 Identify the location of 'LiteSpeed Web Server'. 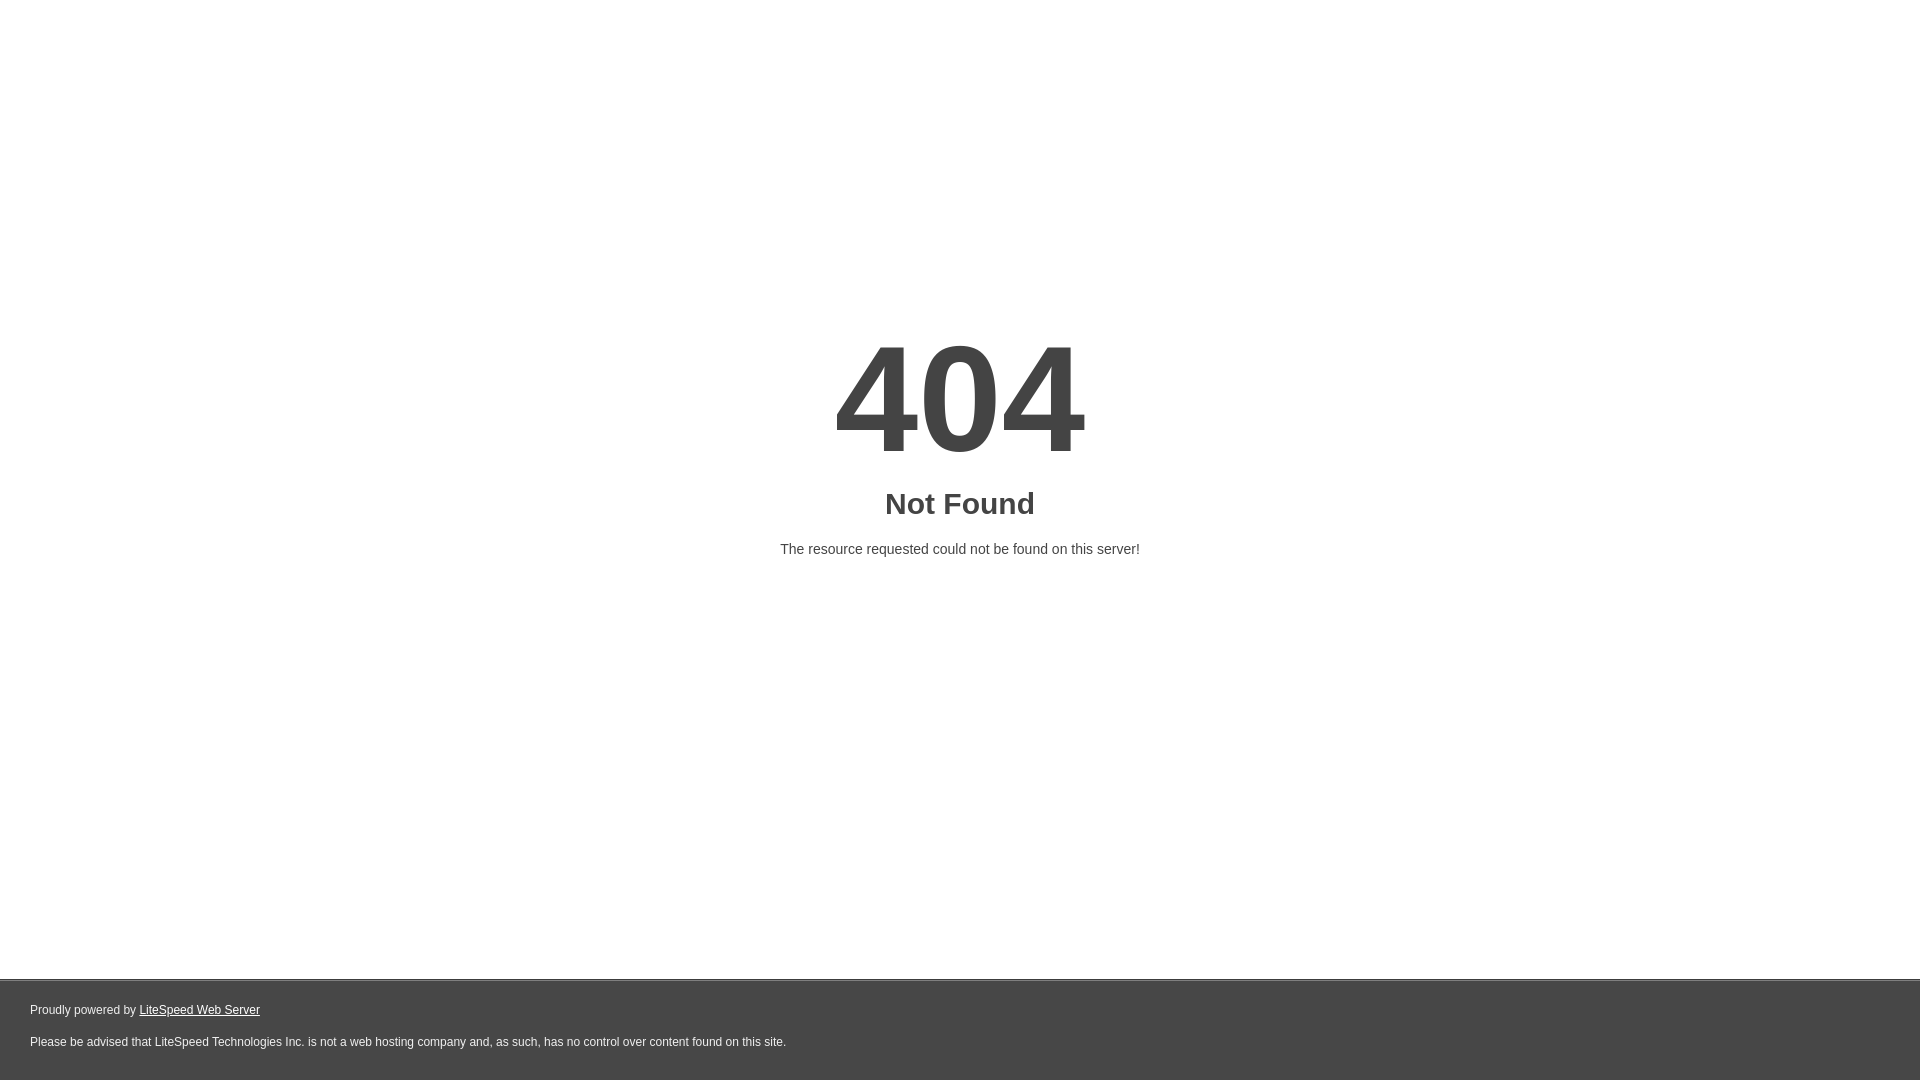
(199, 1010).